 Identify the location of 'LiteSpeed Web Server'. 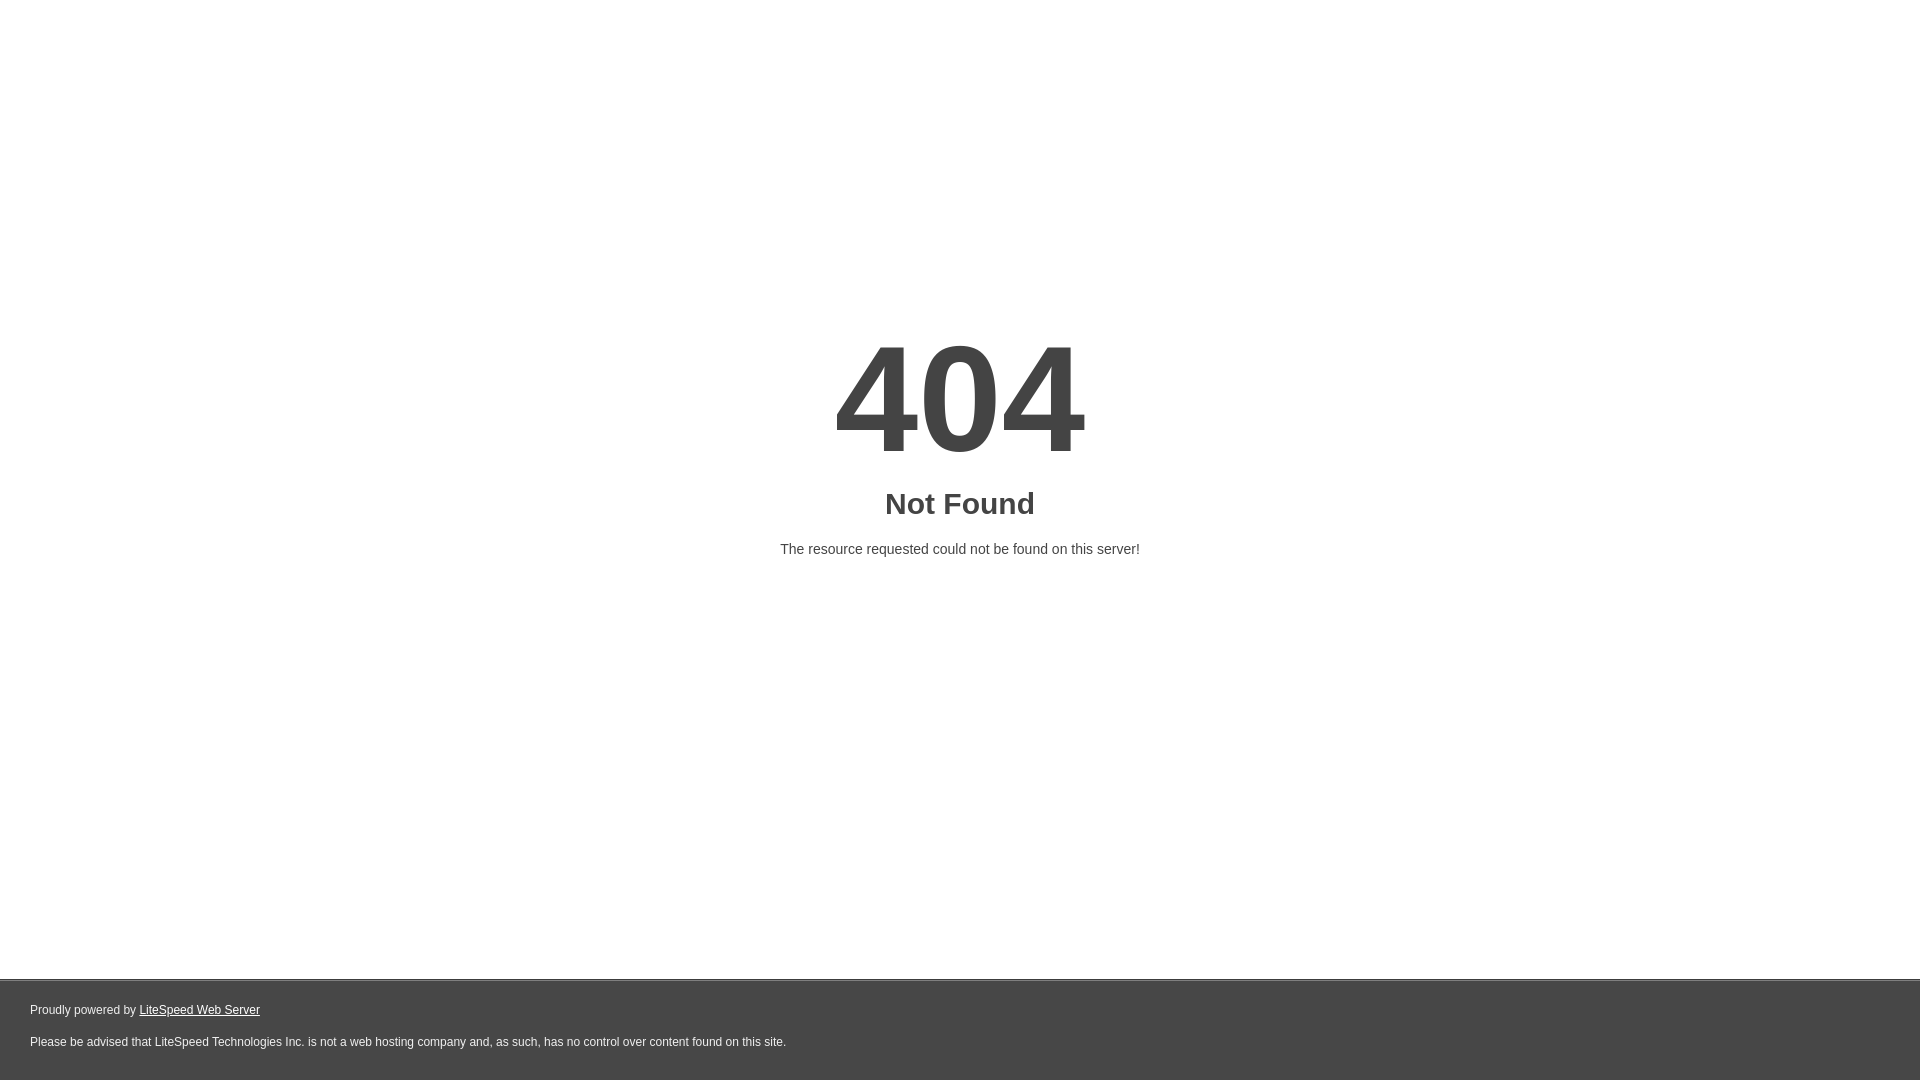
(199, 1010).